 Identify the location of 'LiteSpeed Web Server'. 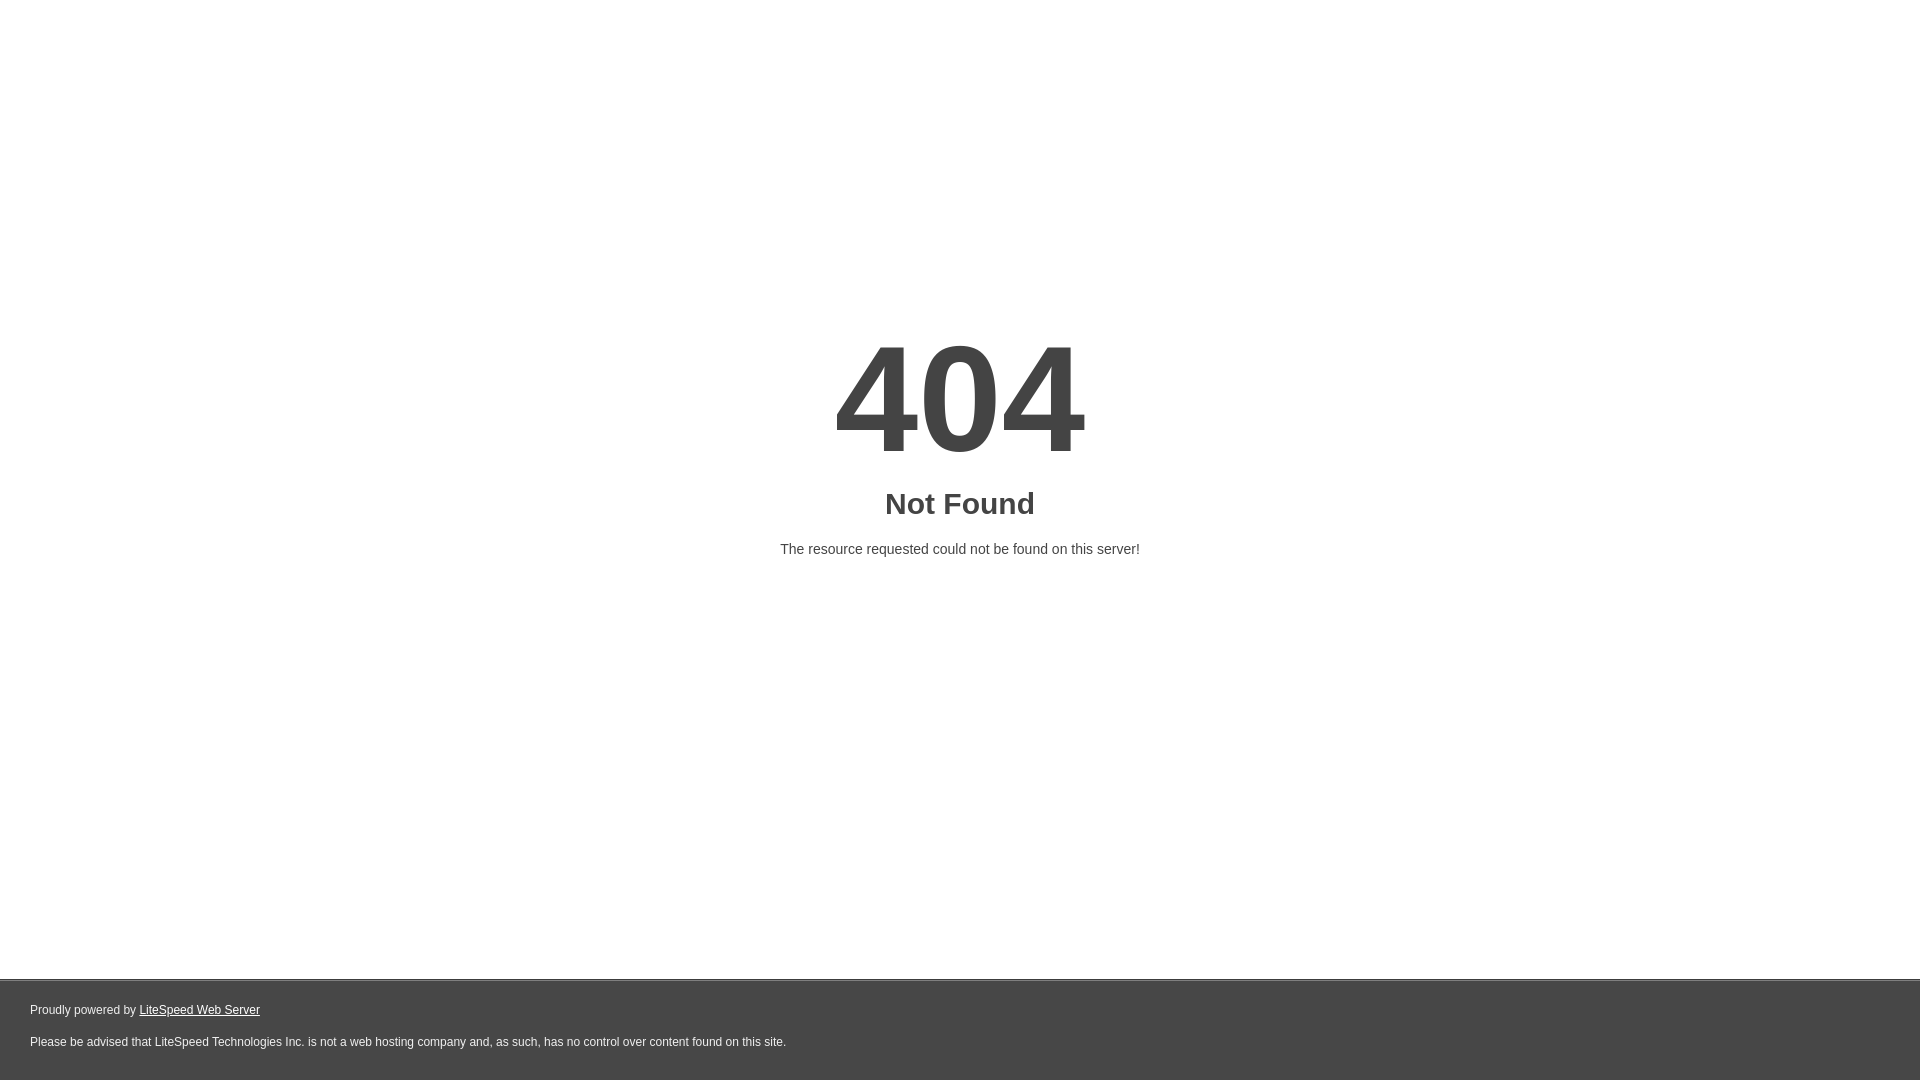
(199, 1010).